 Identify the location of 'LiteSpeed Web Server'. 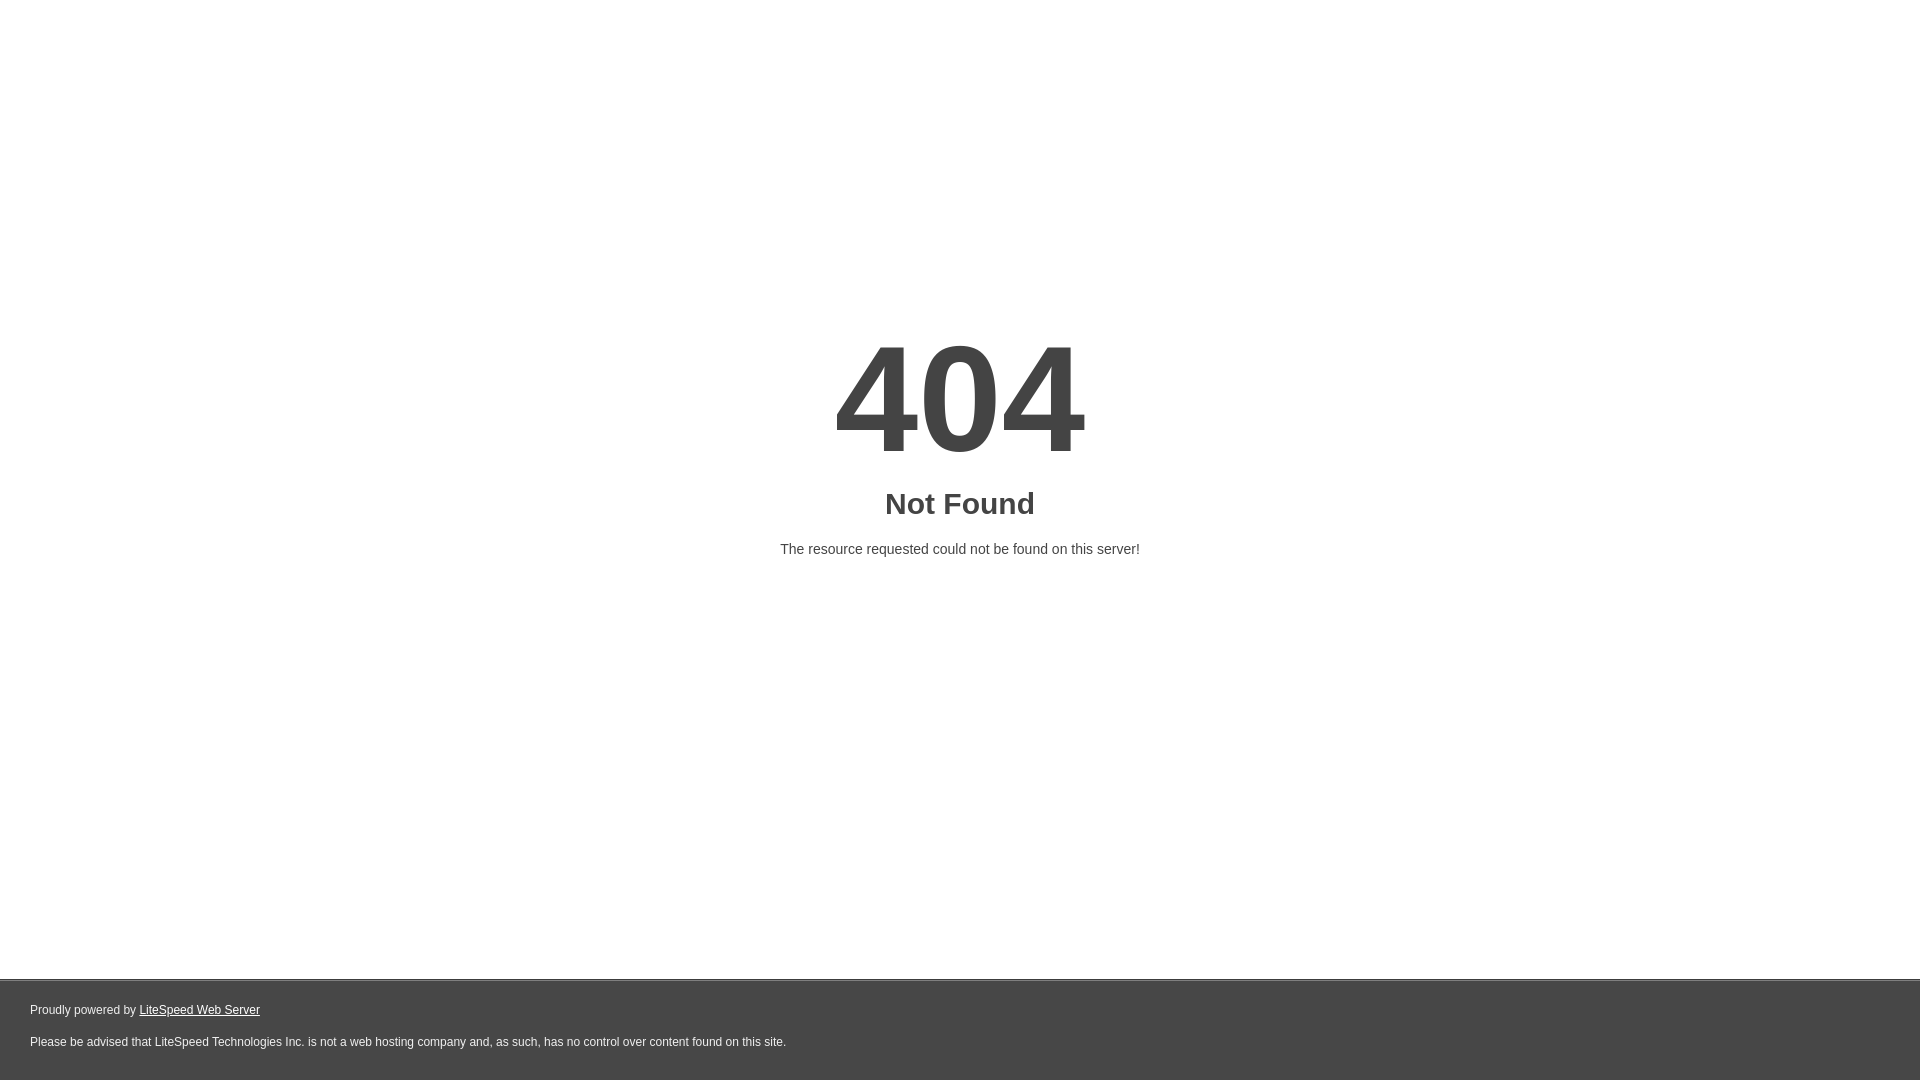
(199, 1010).